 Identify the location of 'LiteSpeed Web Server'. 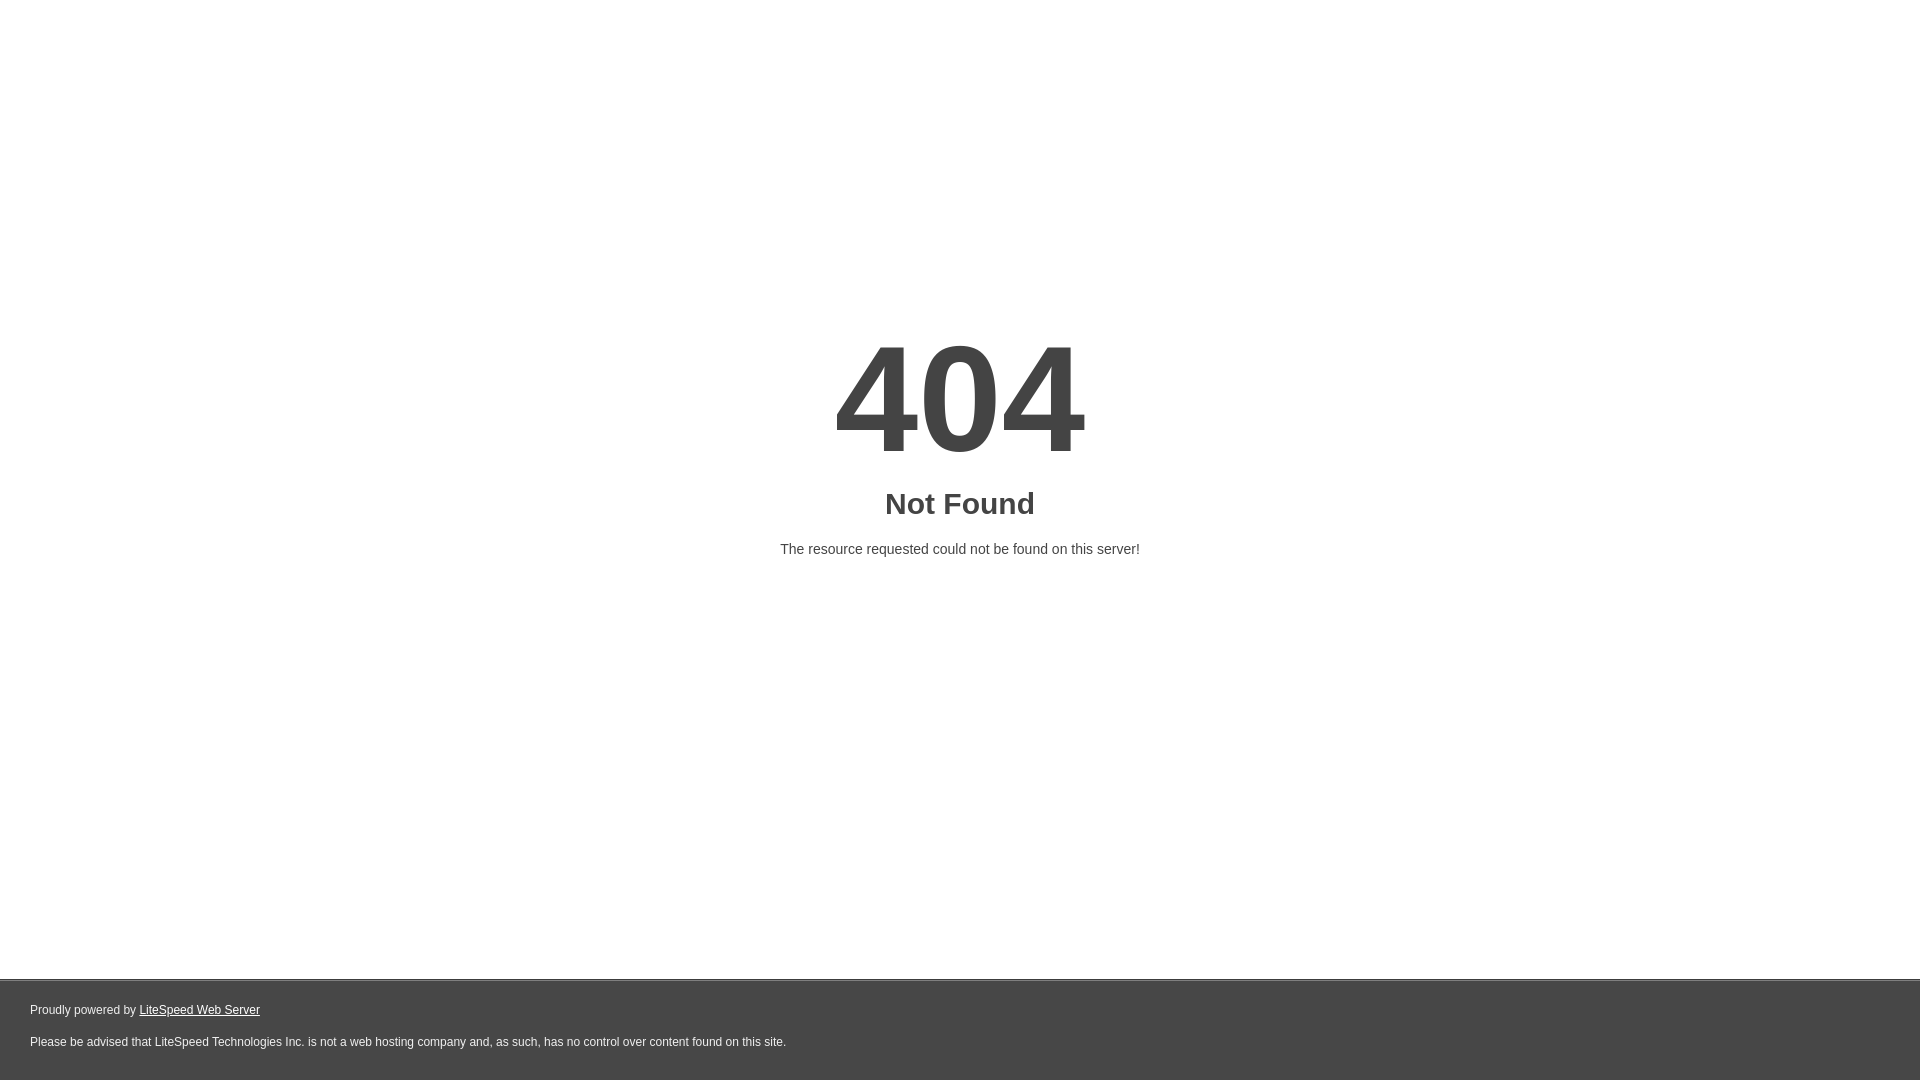
(199, 1010).